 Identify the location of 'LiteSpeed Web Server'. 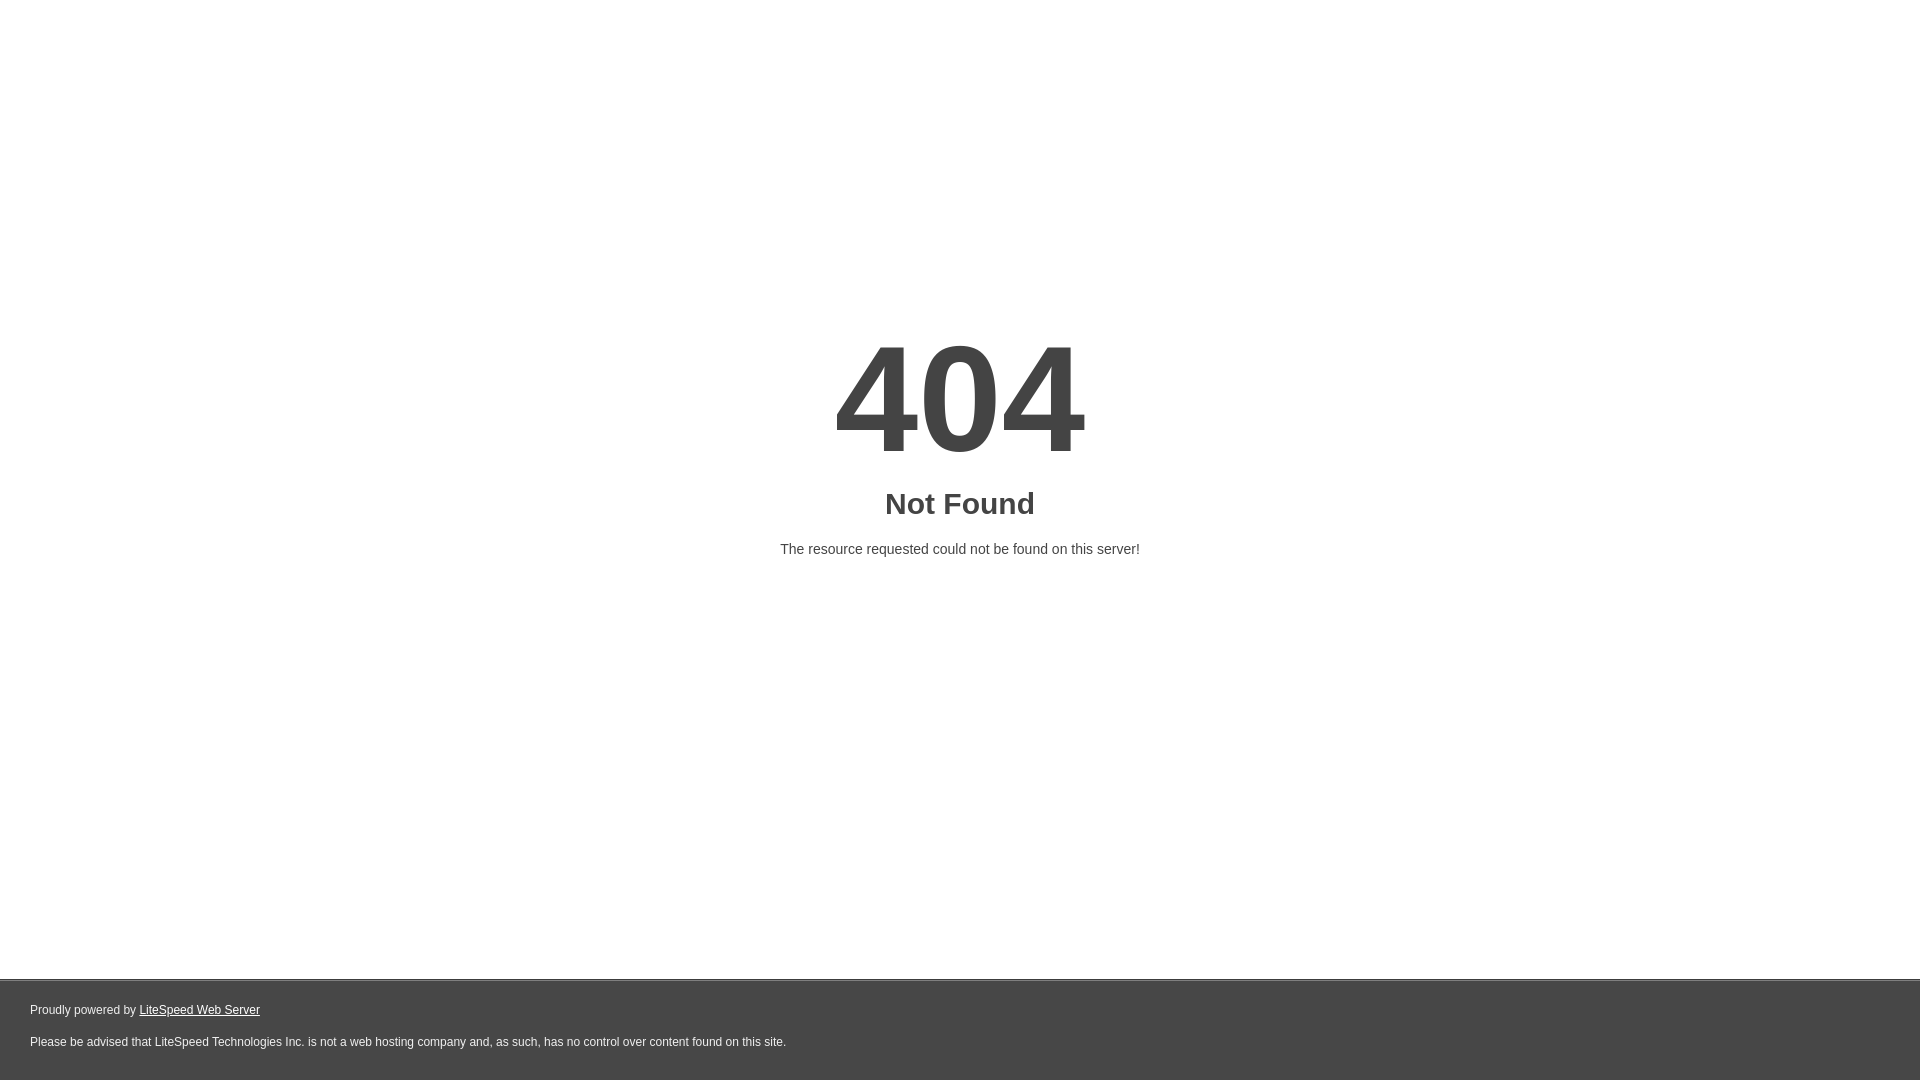
(199, 1010).